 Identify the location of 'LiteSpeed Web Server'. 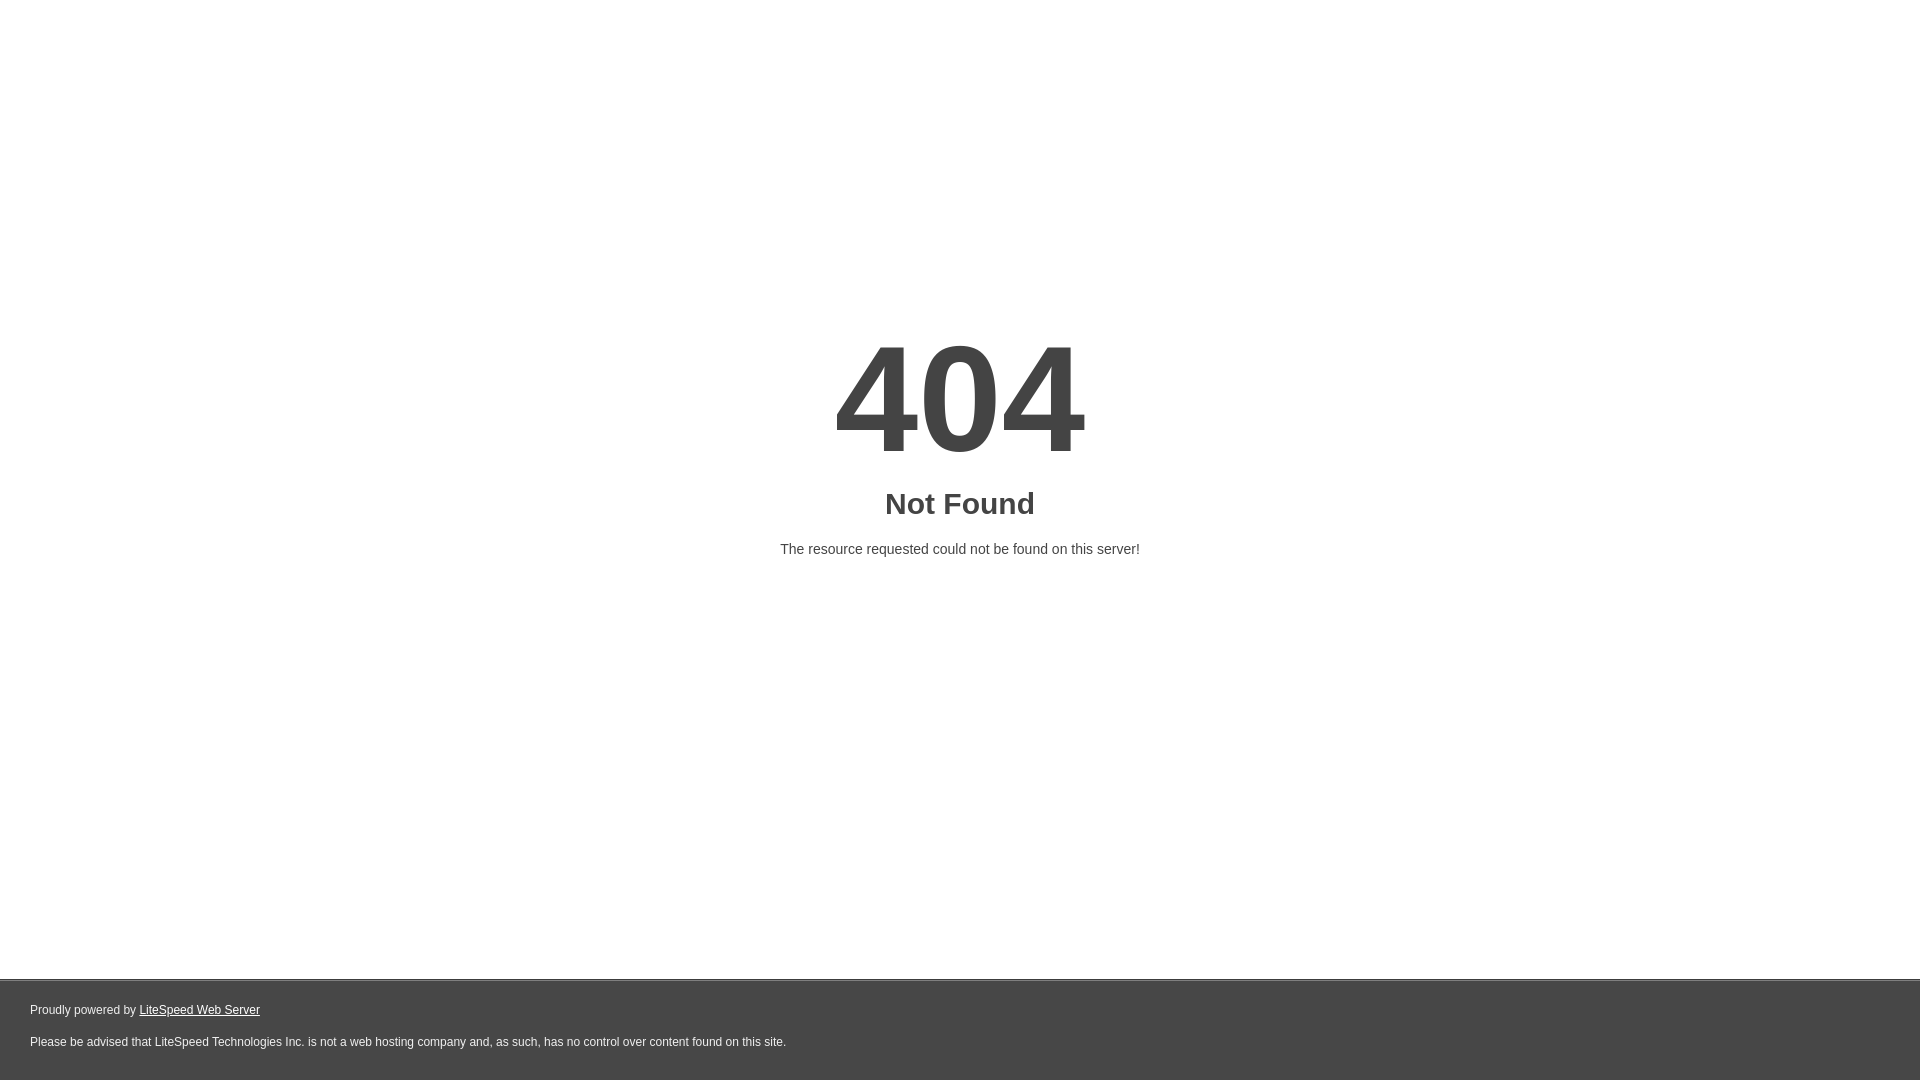
(199, 1010).